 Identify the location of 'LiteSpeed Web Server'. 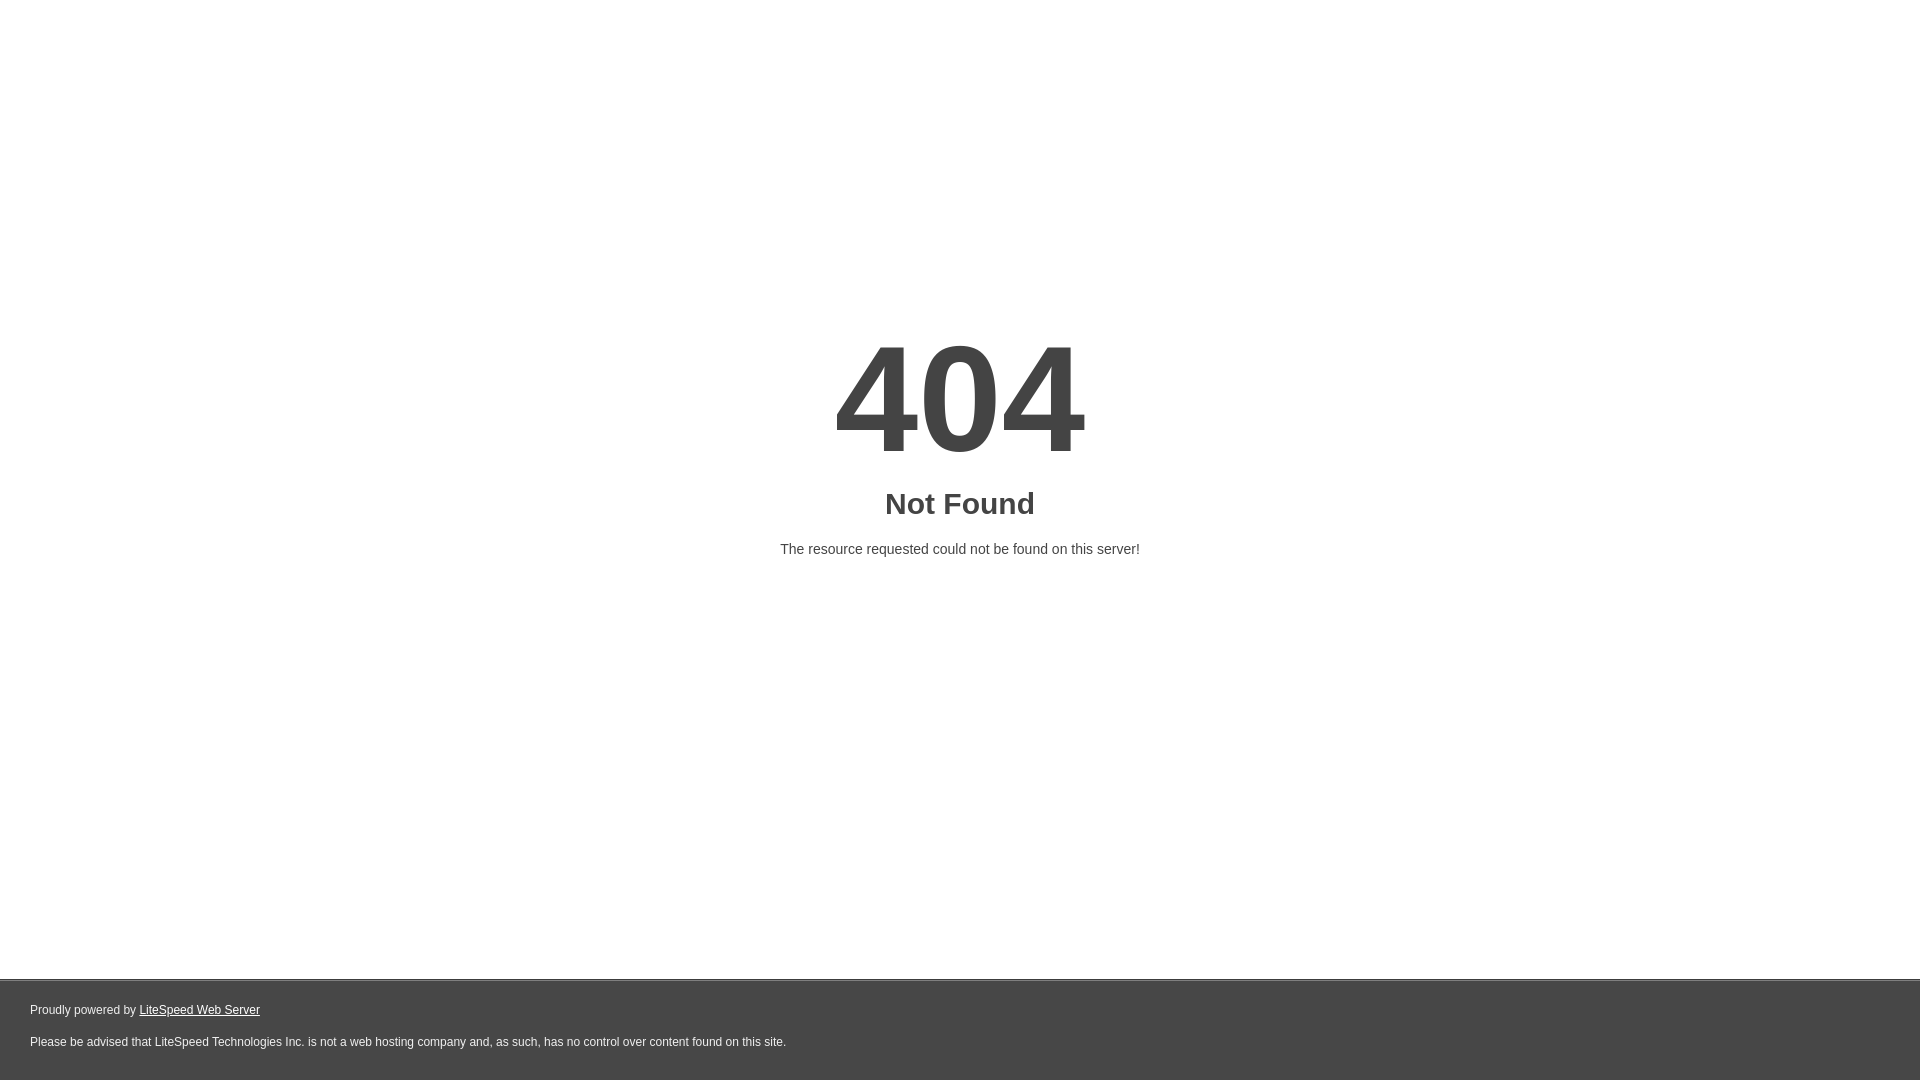
(199, 1010).